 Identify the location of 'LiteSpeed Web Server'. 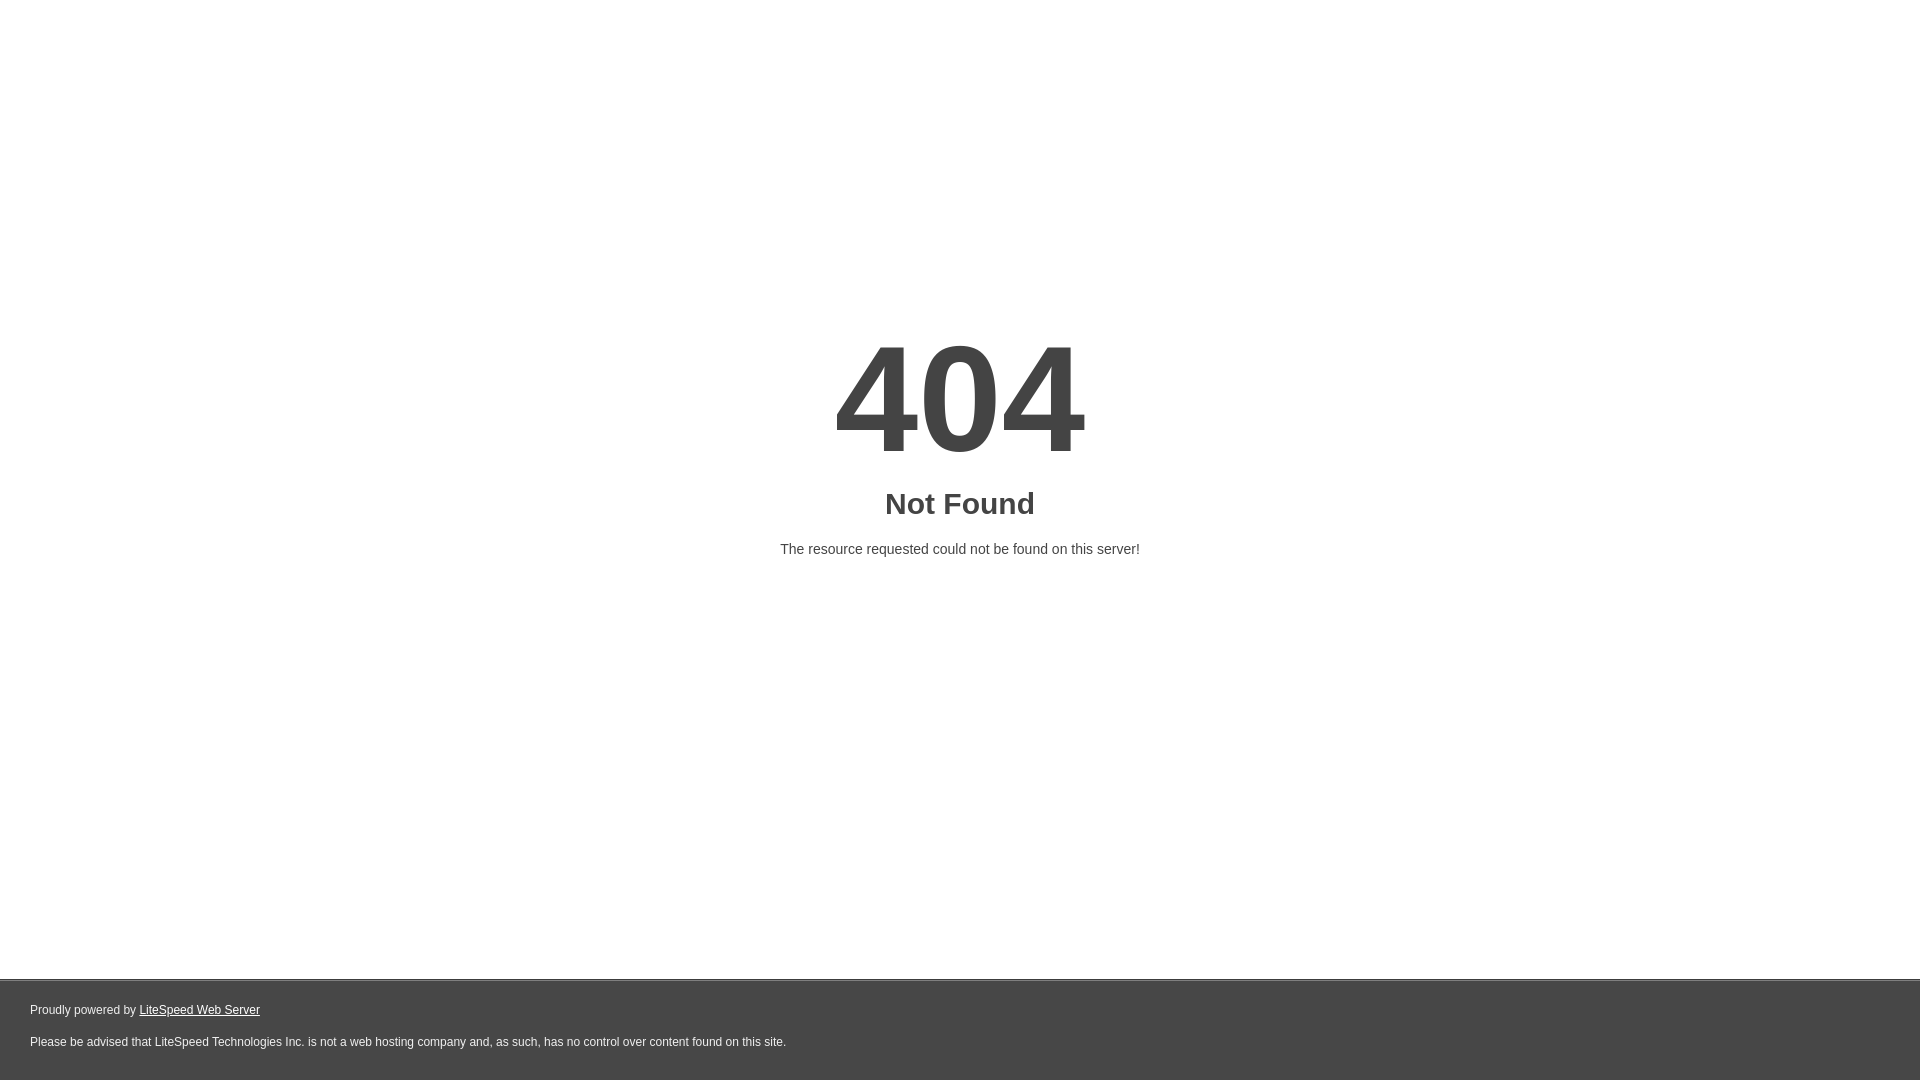
(199, 1010).